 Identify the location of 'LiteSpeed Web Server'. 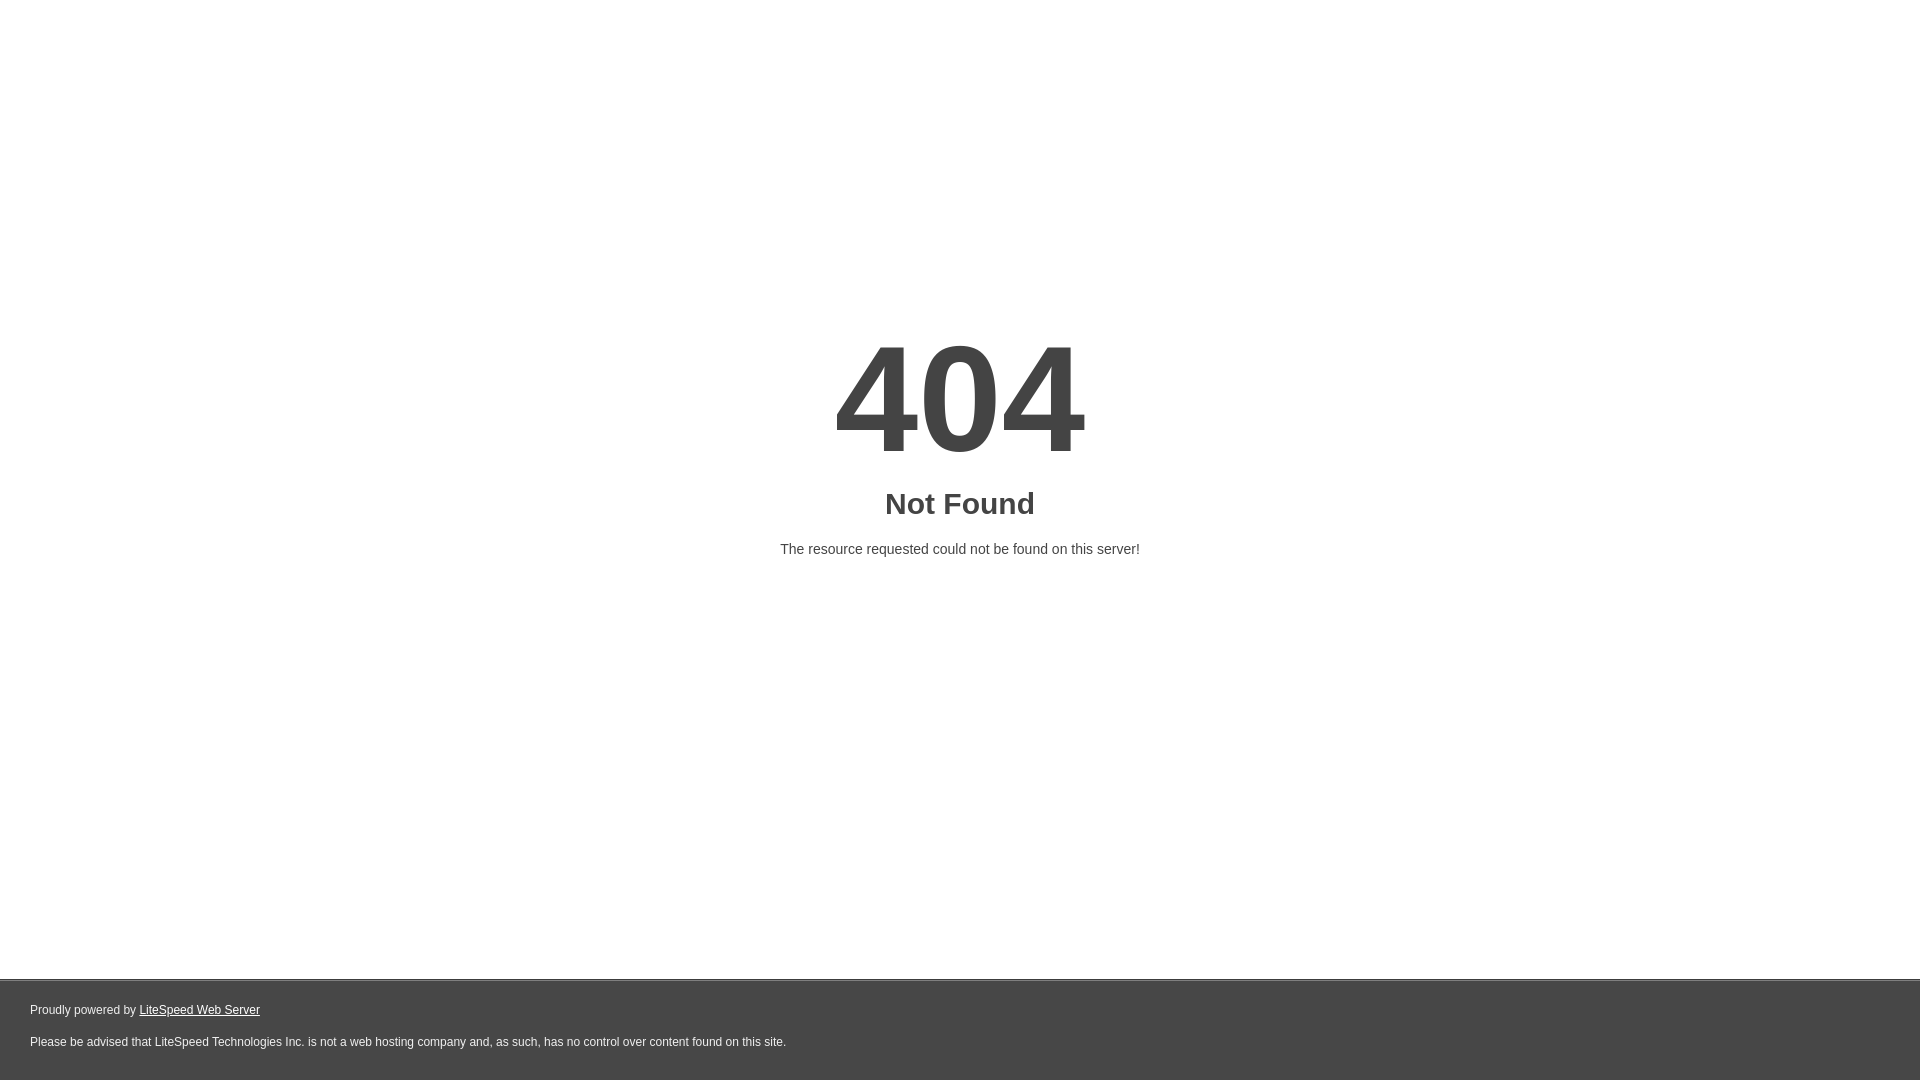
(199, 1010).